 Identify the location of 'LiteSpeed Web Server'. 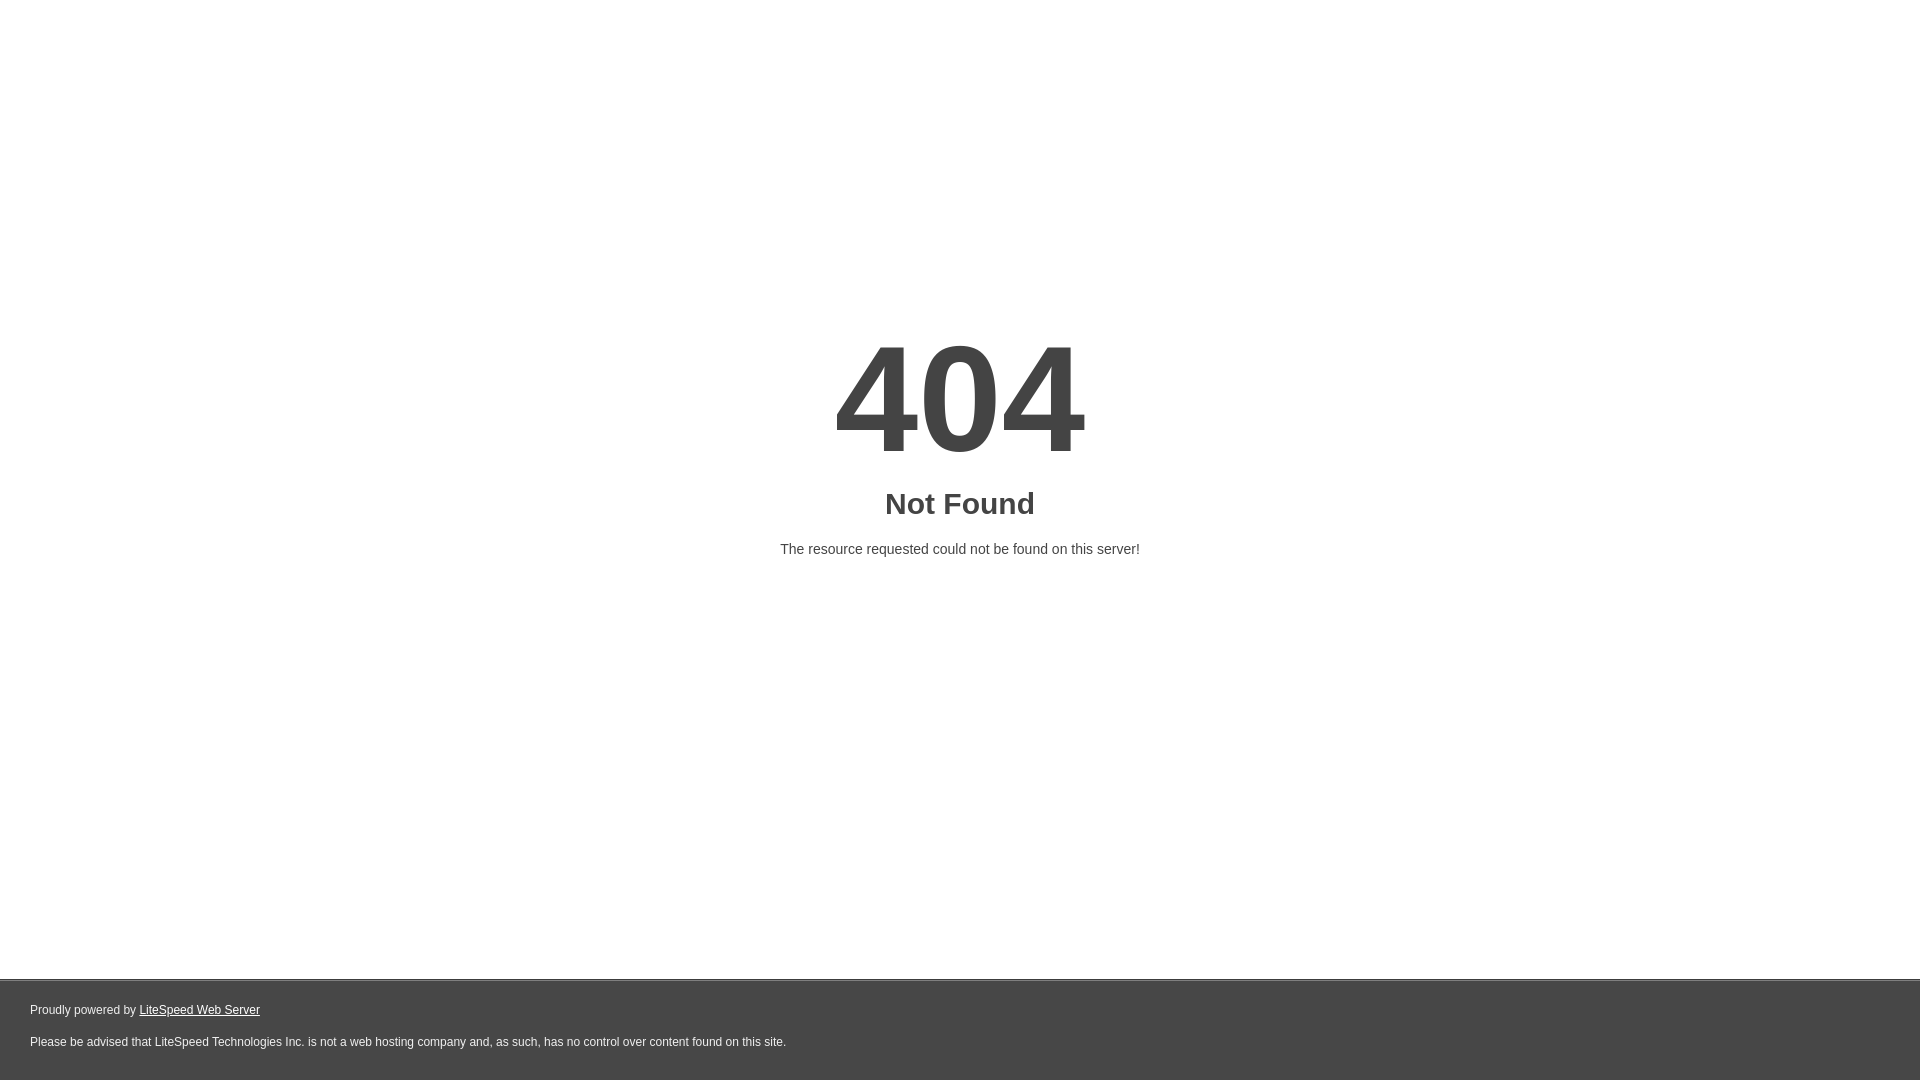
(199, 1010).